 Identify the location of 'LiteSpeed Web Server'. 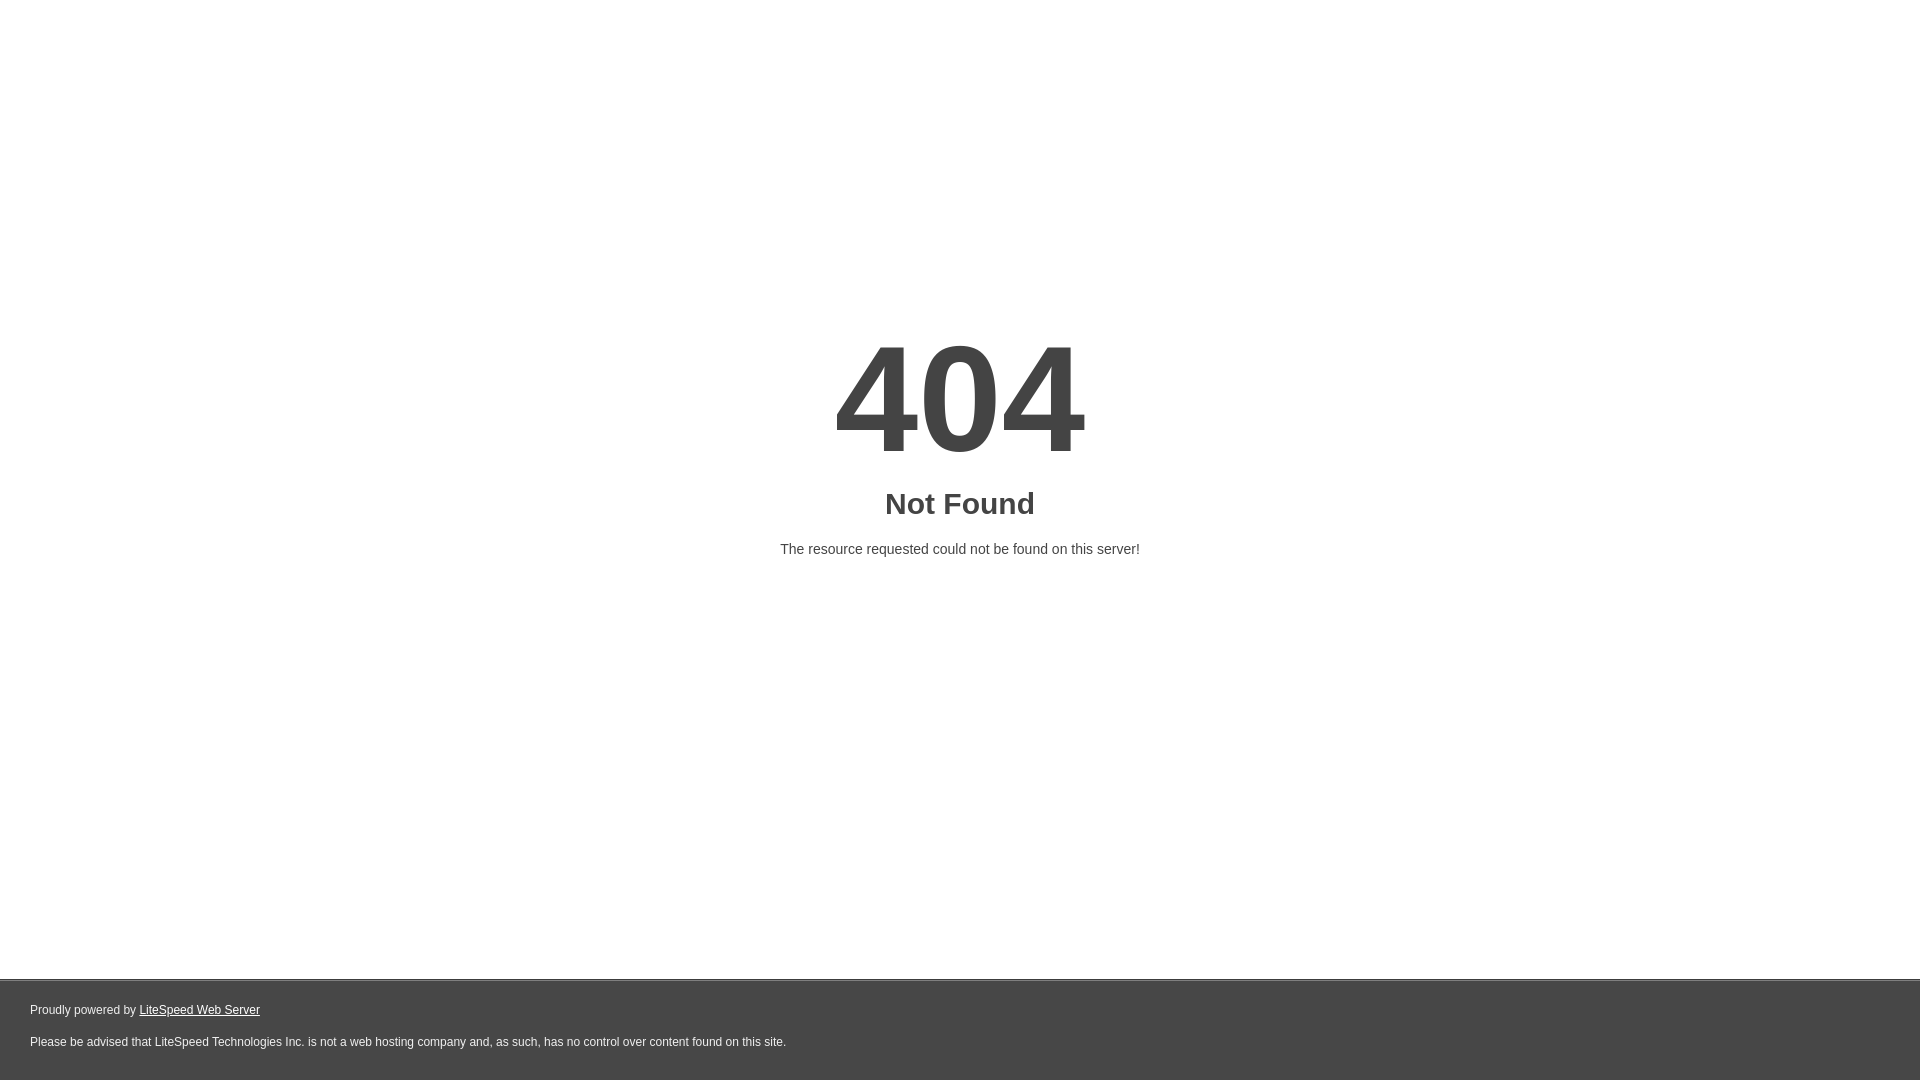
(199, 1010).